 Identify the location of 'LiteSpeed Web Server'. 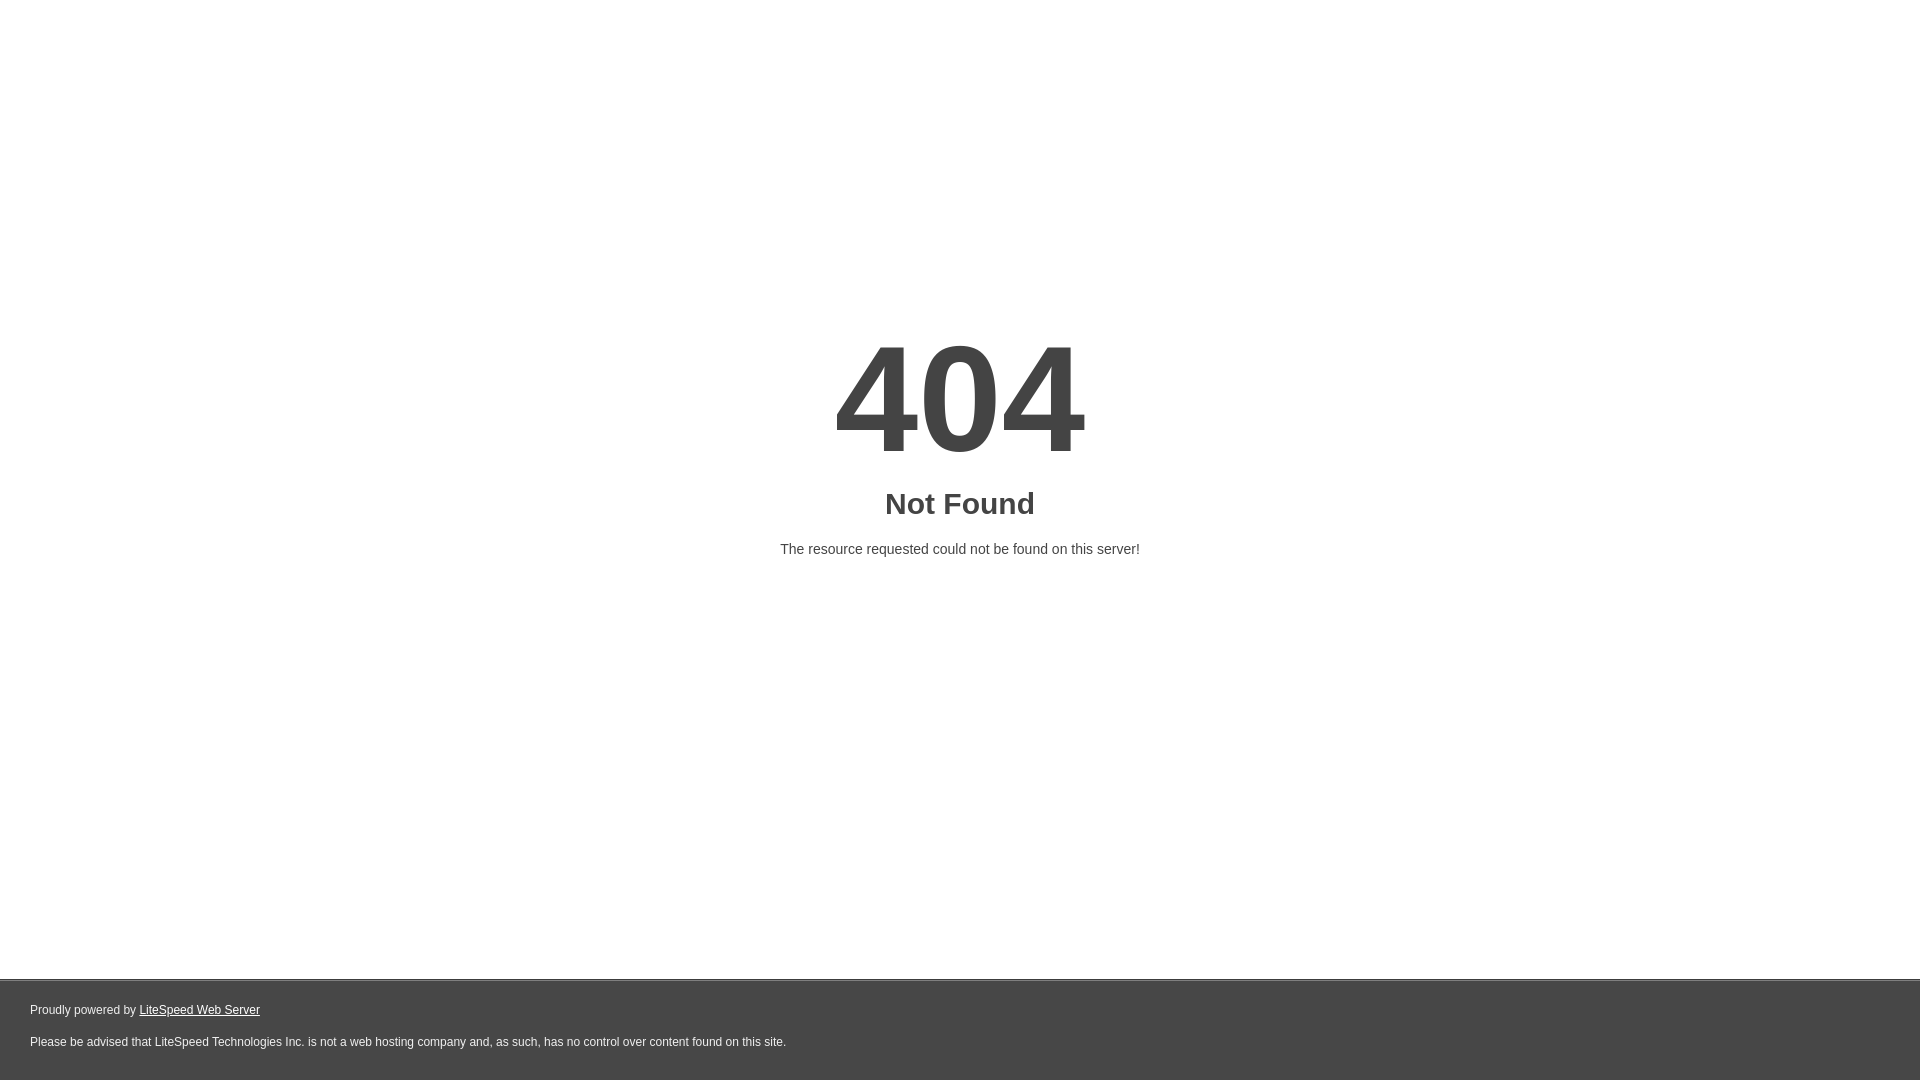
(199, 1010).